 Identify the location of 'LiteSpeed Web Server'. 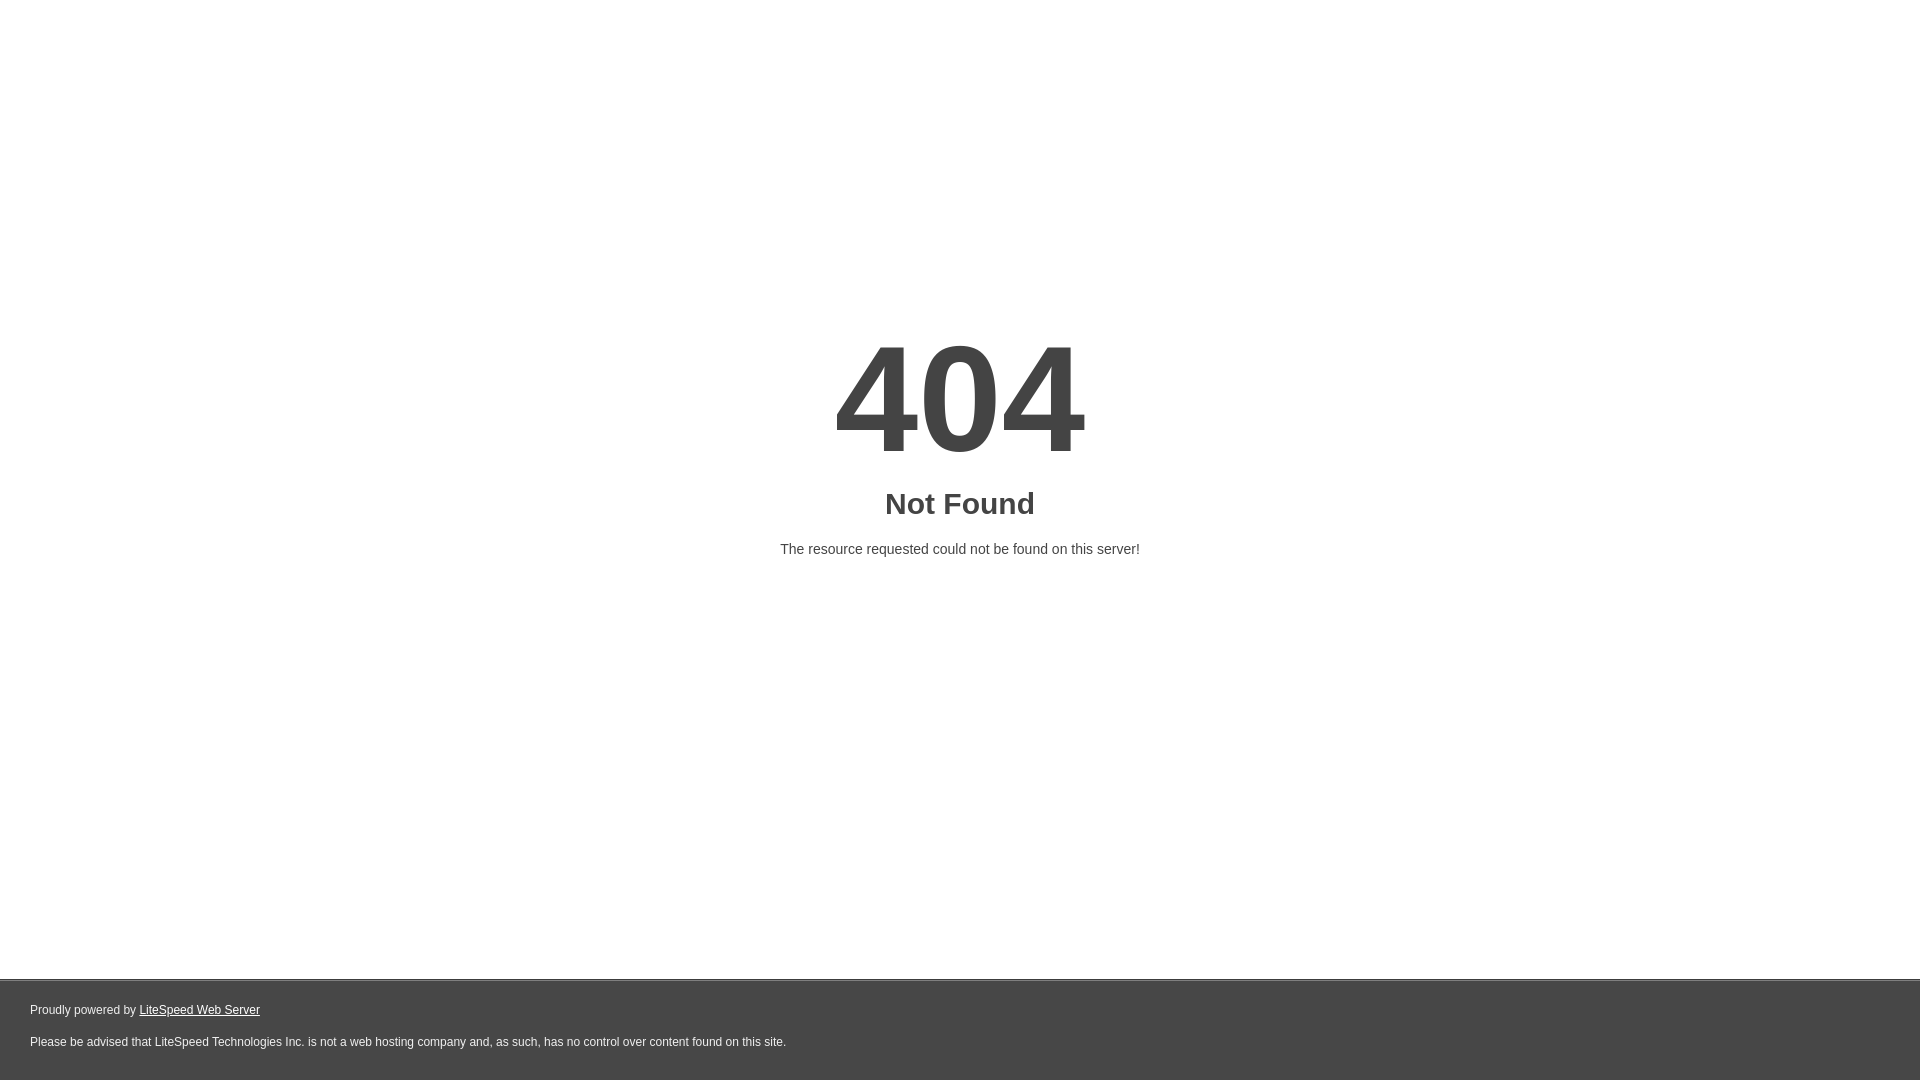
(199, 1010).